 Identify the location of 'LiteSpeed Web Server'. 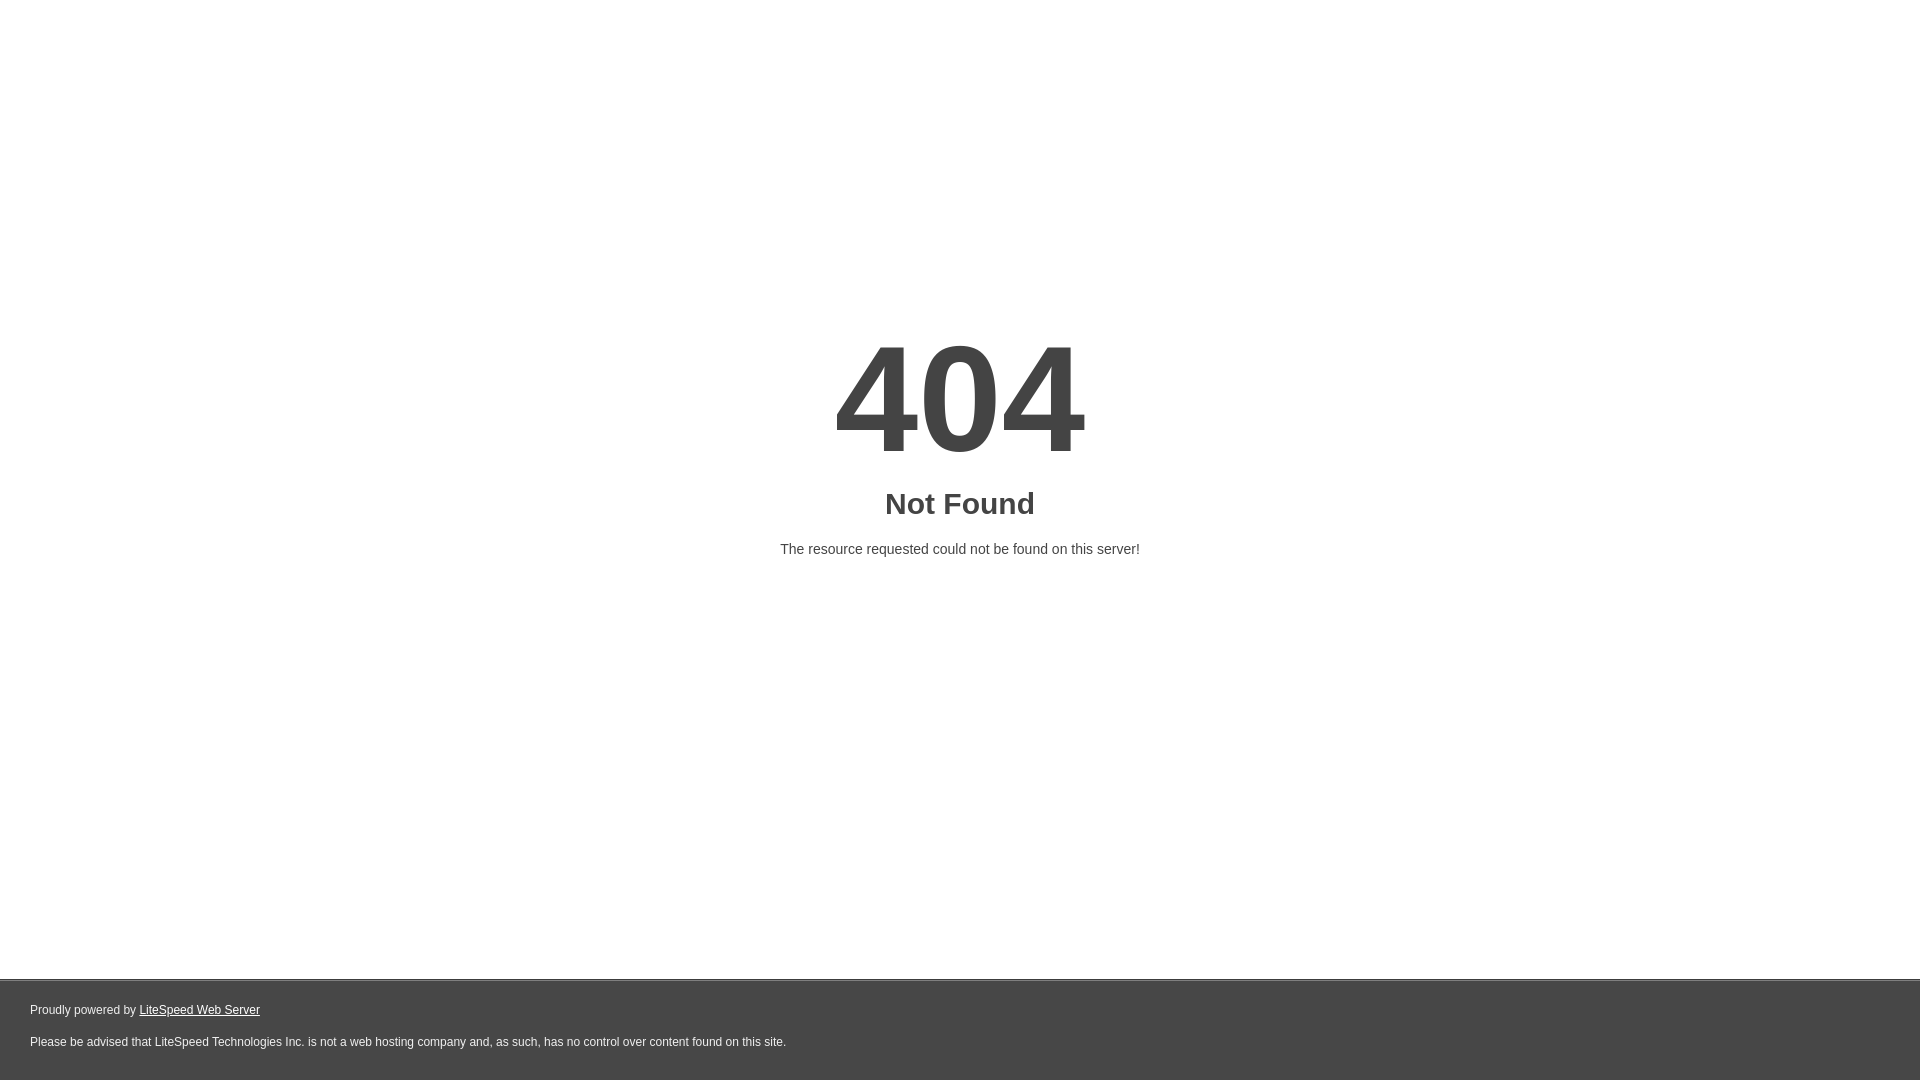
(199, 1010).